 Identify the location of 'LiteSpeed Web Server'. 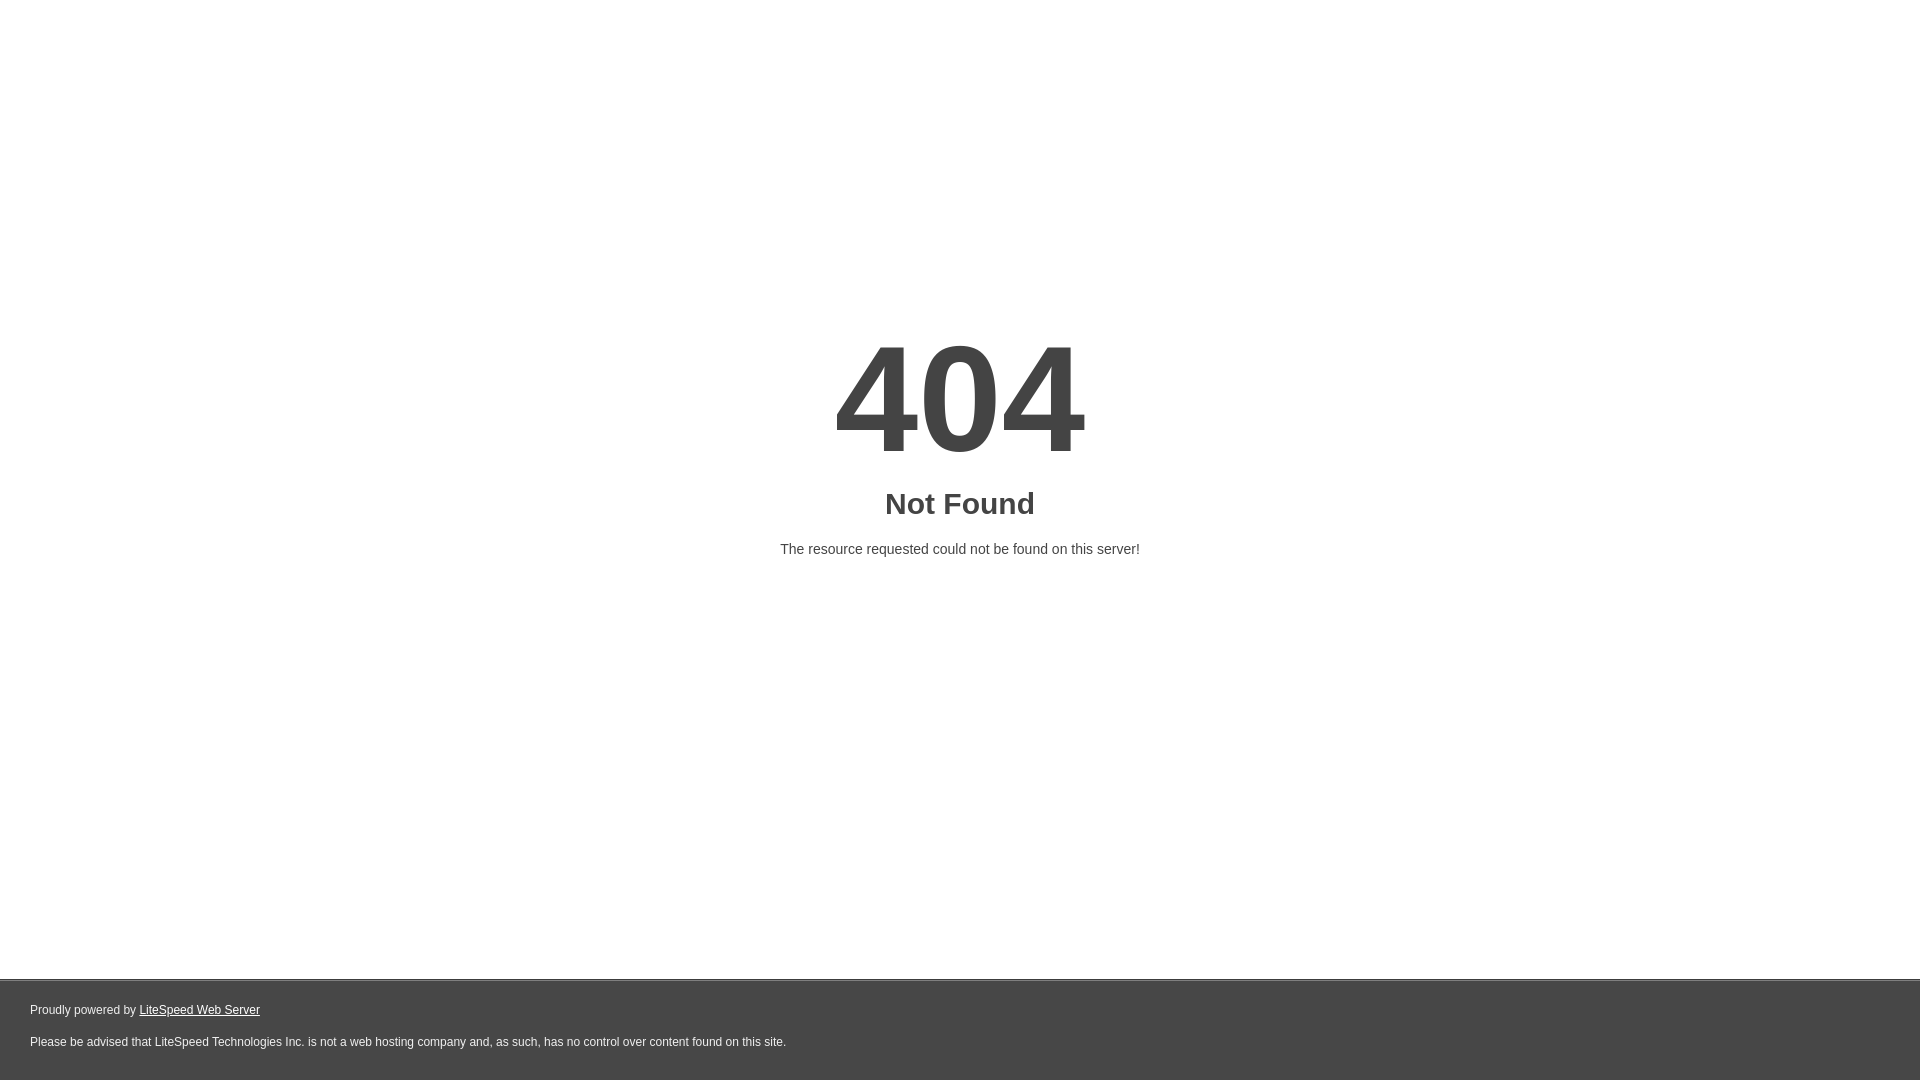
(199, 1010).